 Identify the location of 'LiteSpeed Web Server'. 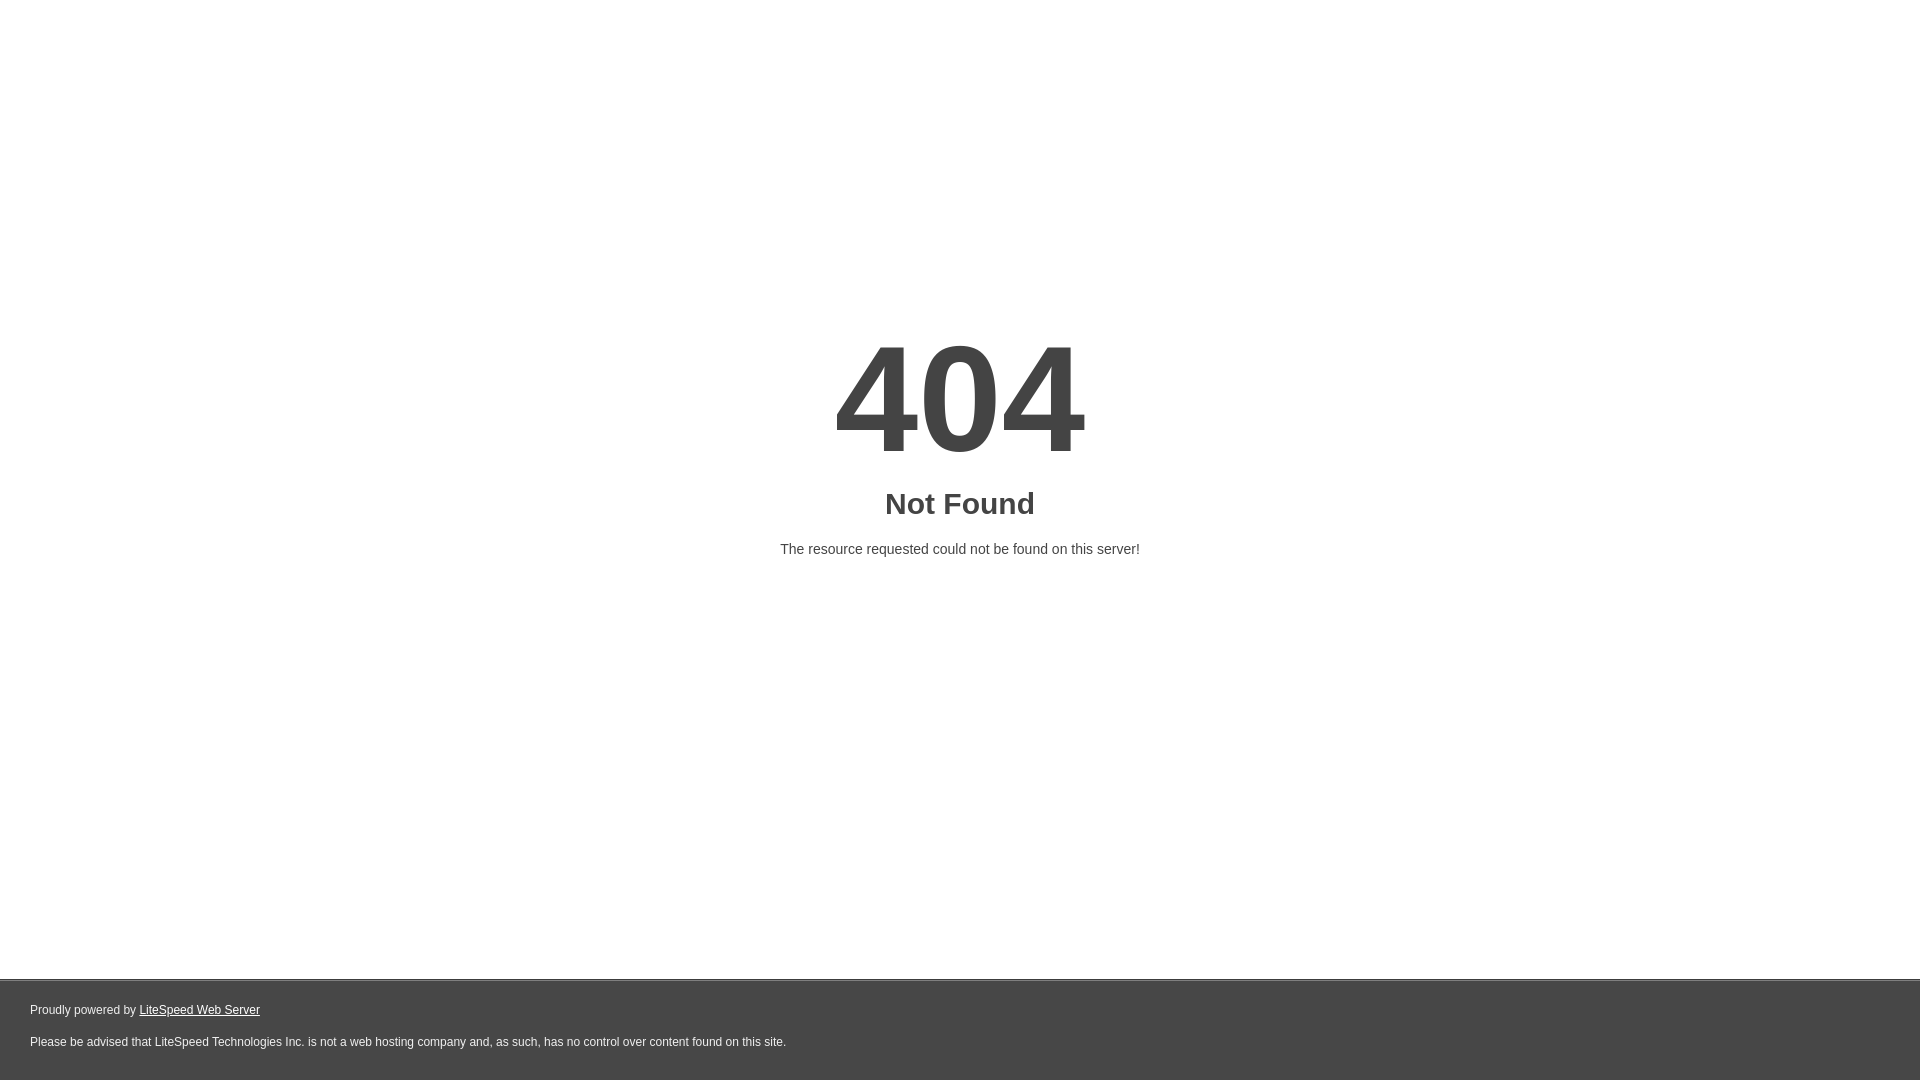
(199, 1010).